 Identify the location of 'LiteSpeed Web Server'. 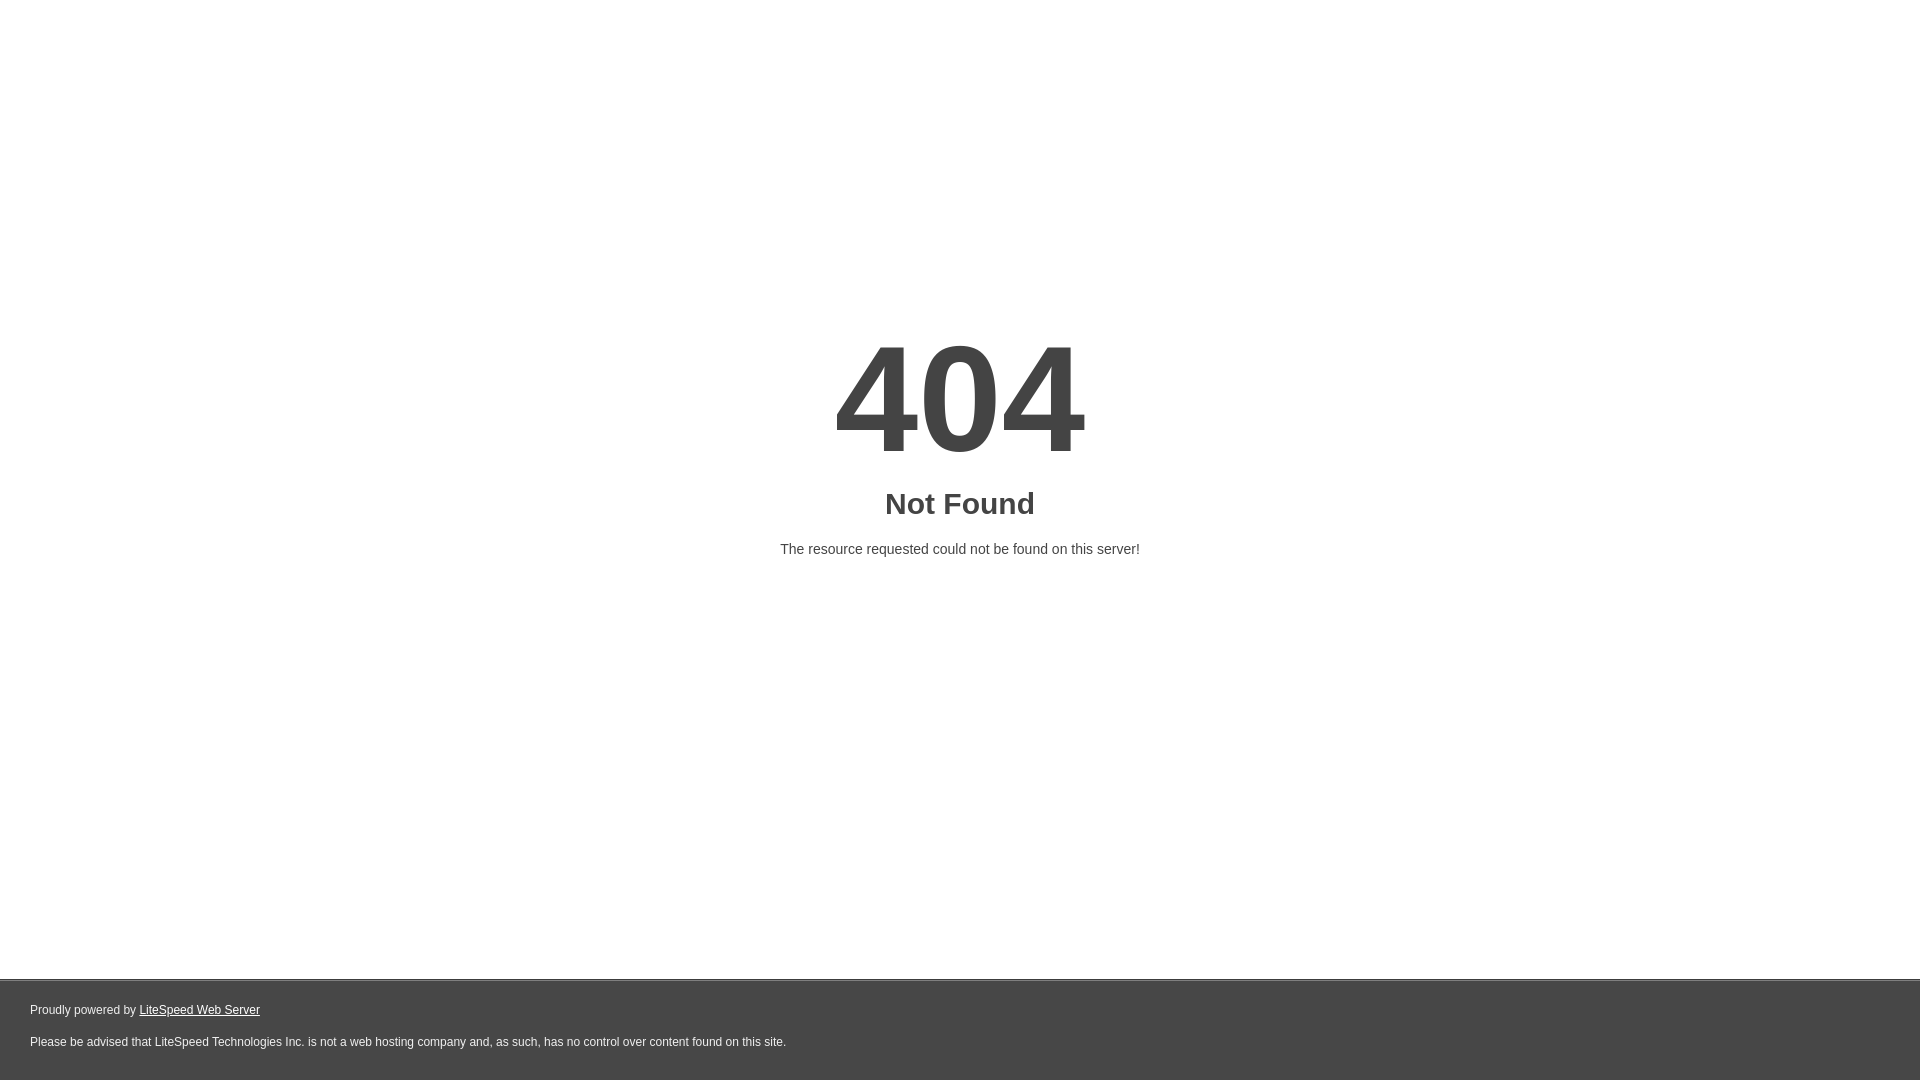
(199, 1010).